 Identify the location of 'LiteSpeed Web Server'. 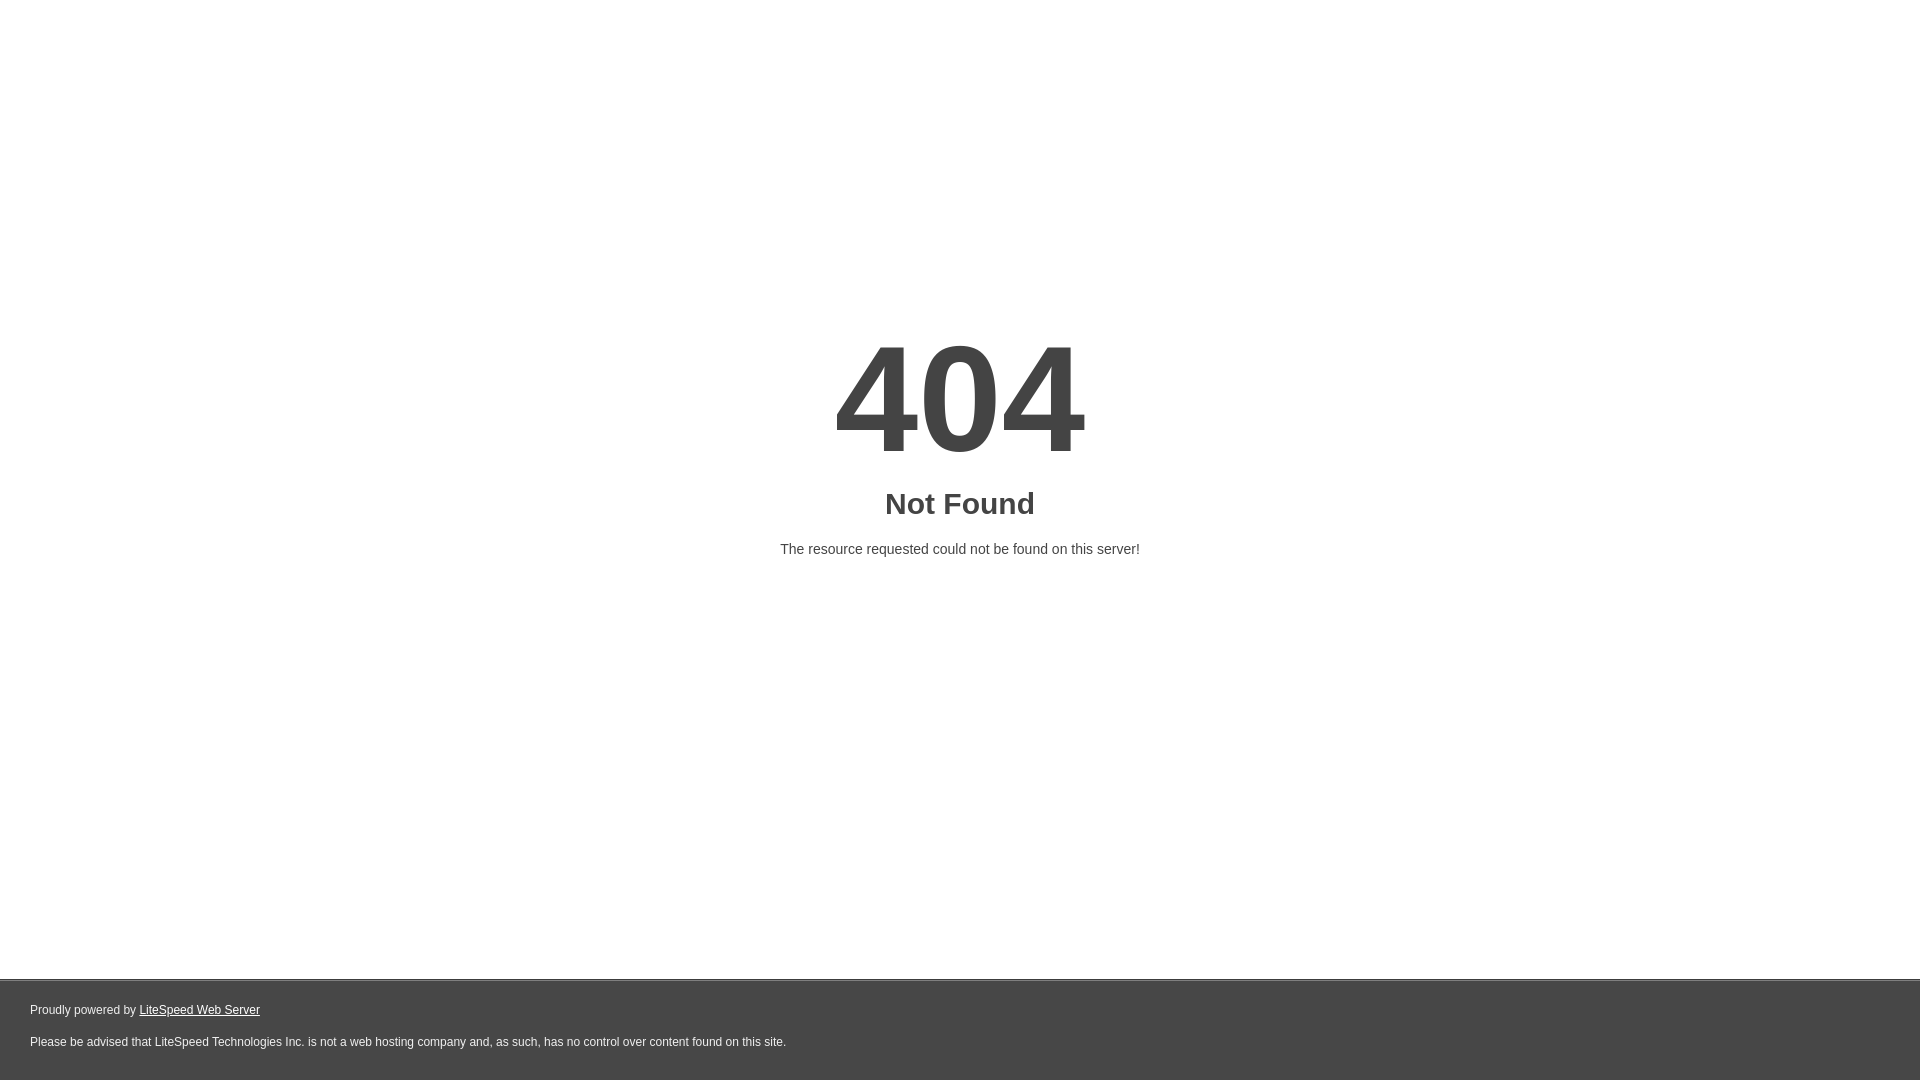
(199, 1010).